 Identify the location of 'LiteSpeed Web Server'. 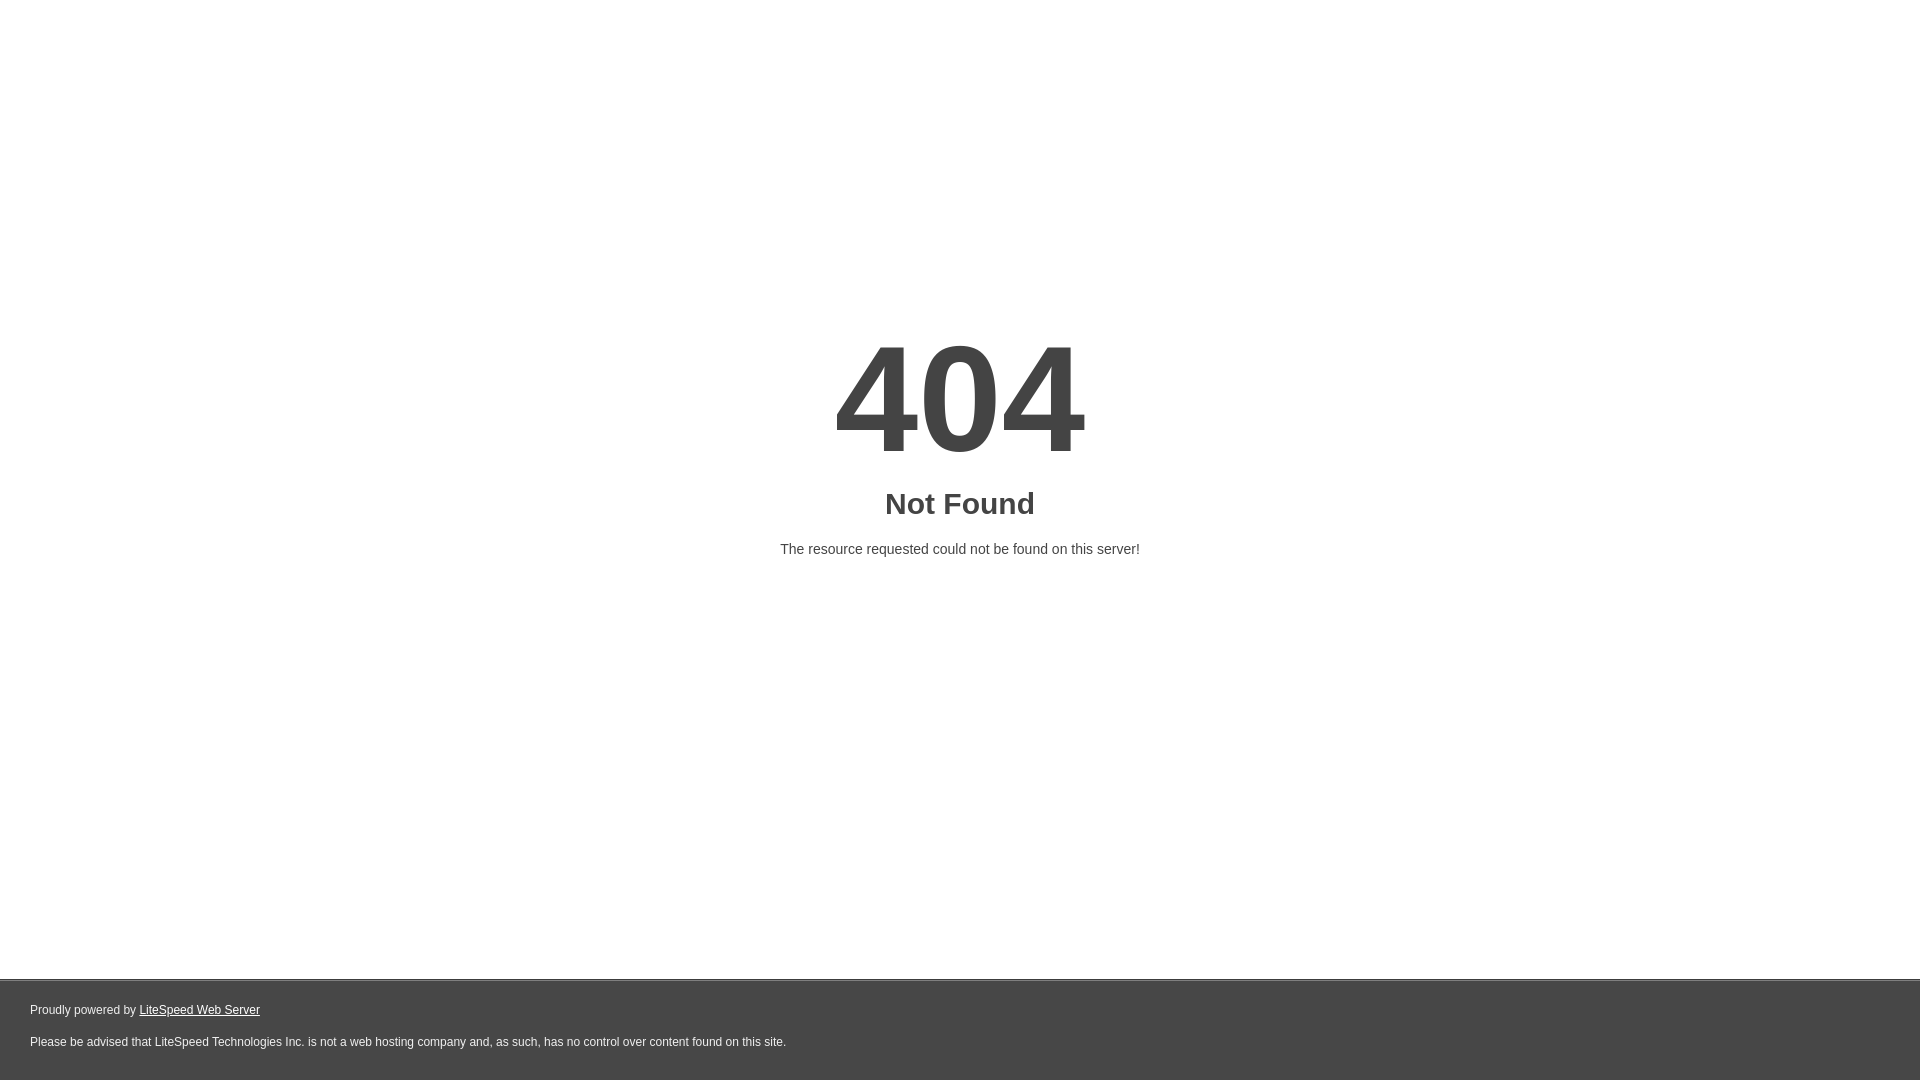
(199, 1010).